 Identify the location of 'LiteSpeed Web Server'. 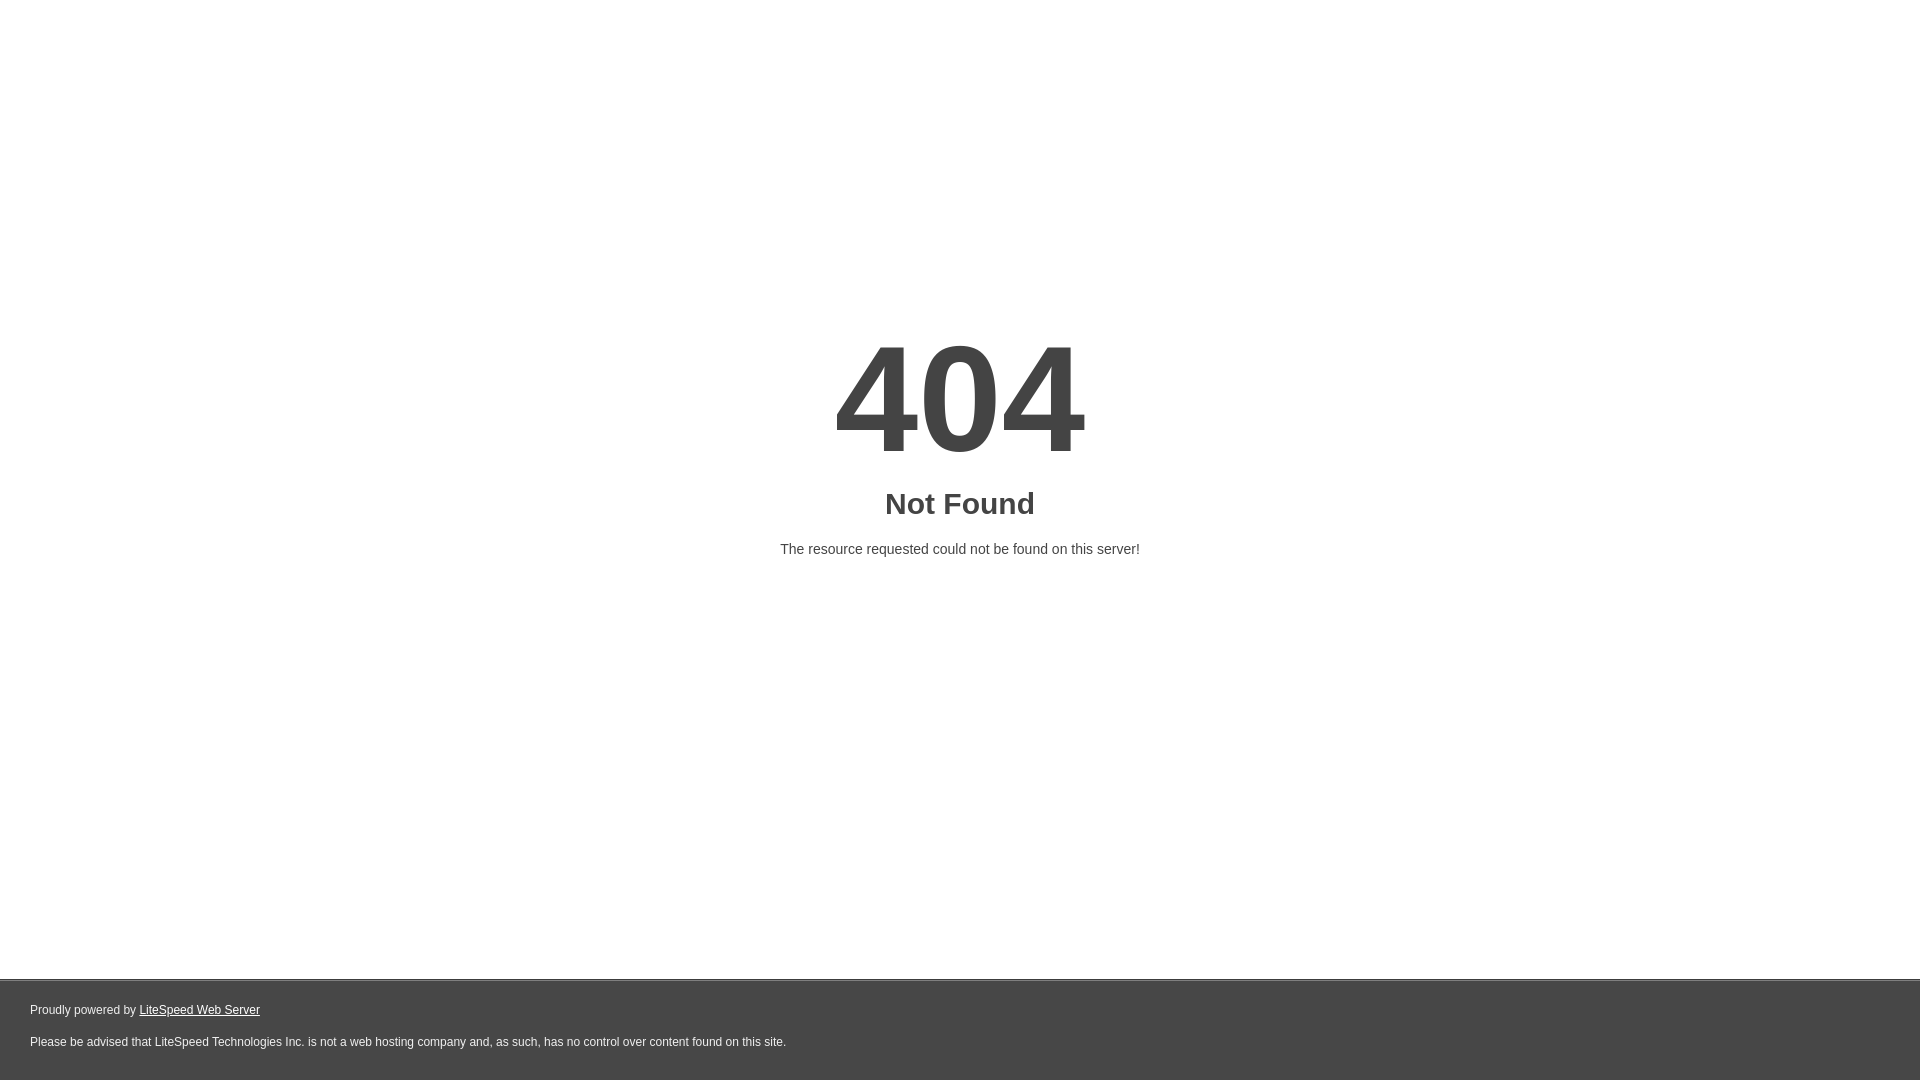
(199, 1010).